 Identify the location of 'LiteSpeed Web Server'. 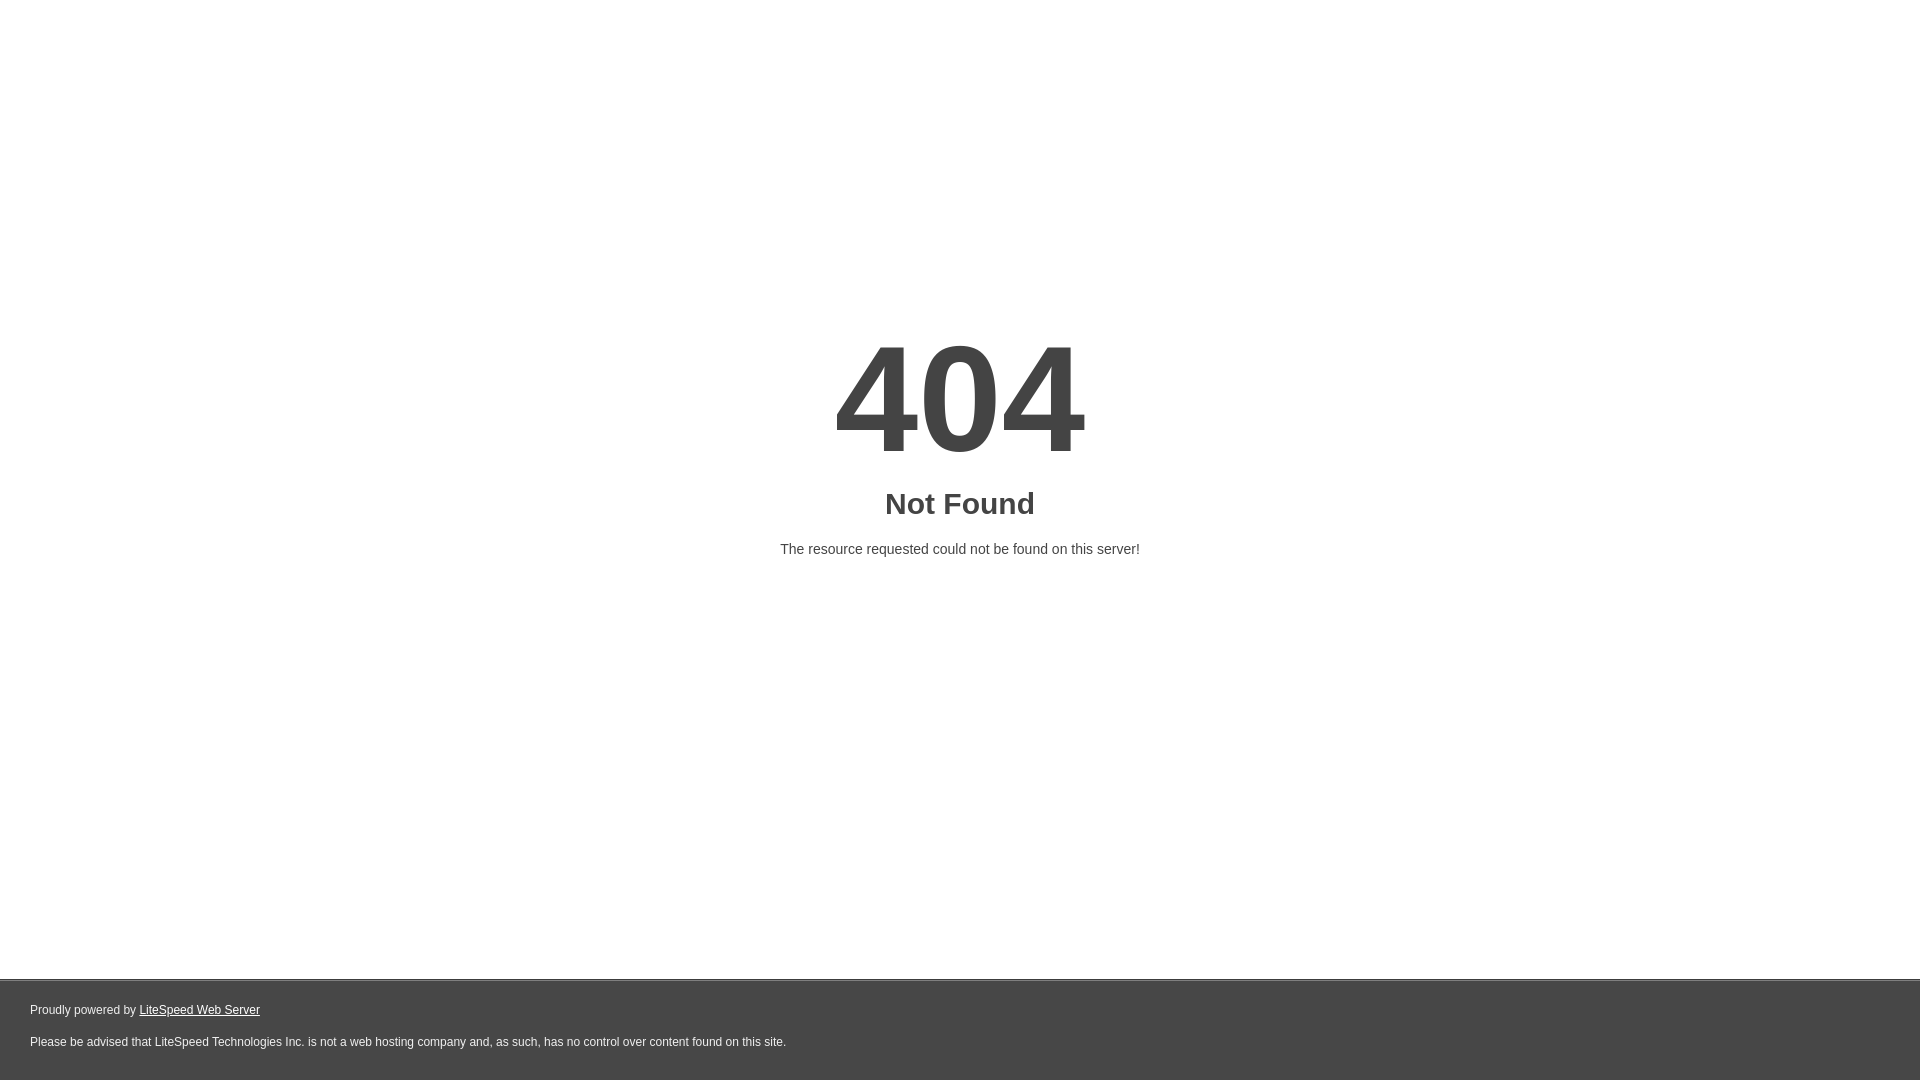
(199, 1010).